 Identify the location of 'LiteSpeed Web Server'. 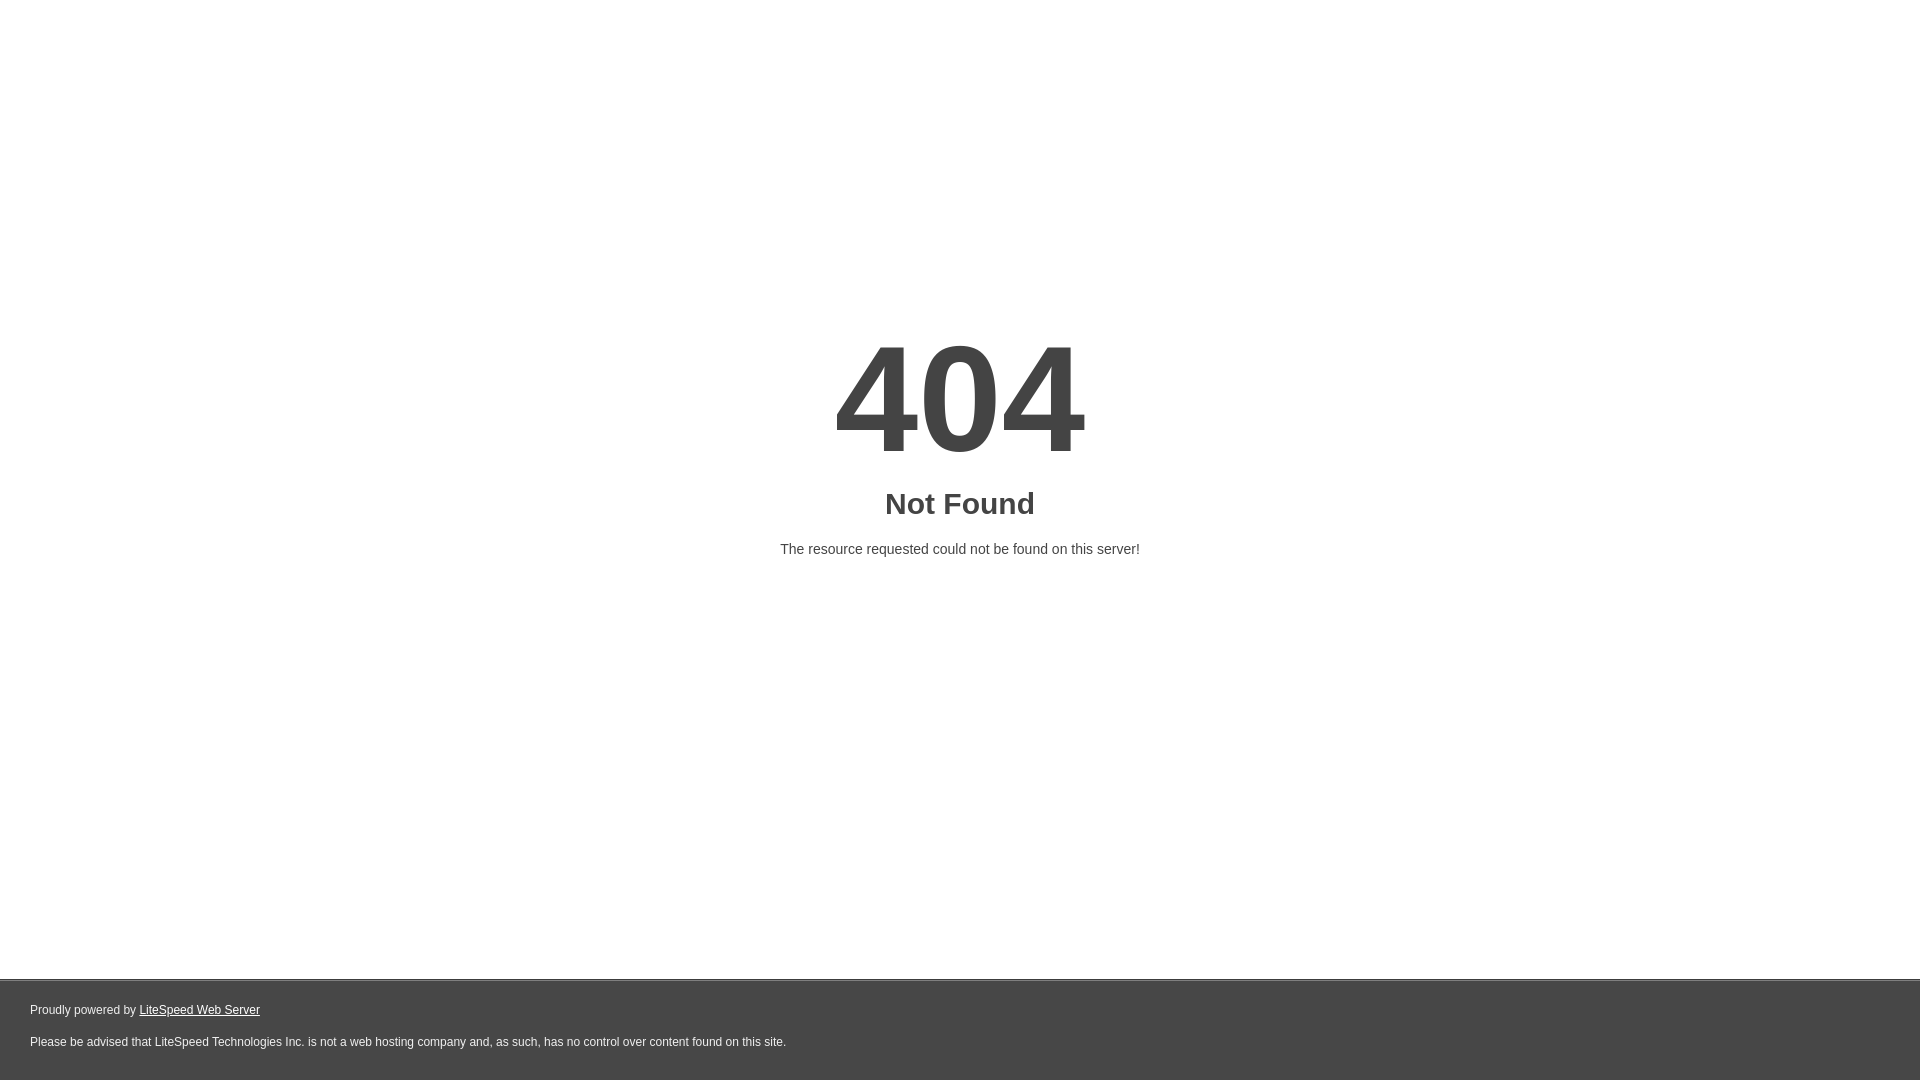
(199, 1010).